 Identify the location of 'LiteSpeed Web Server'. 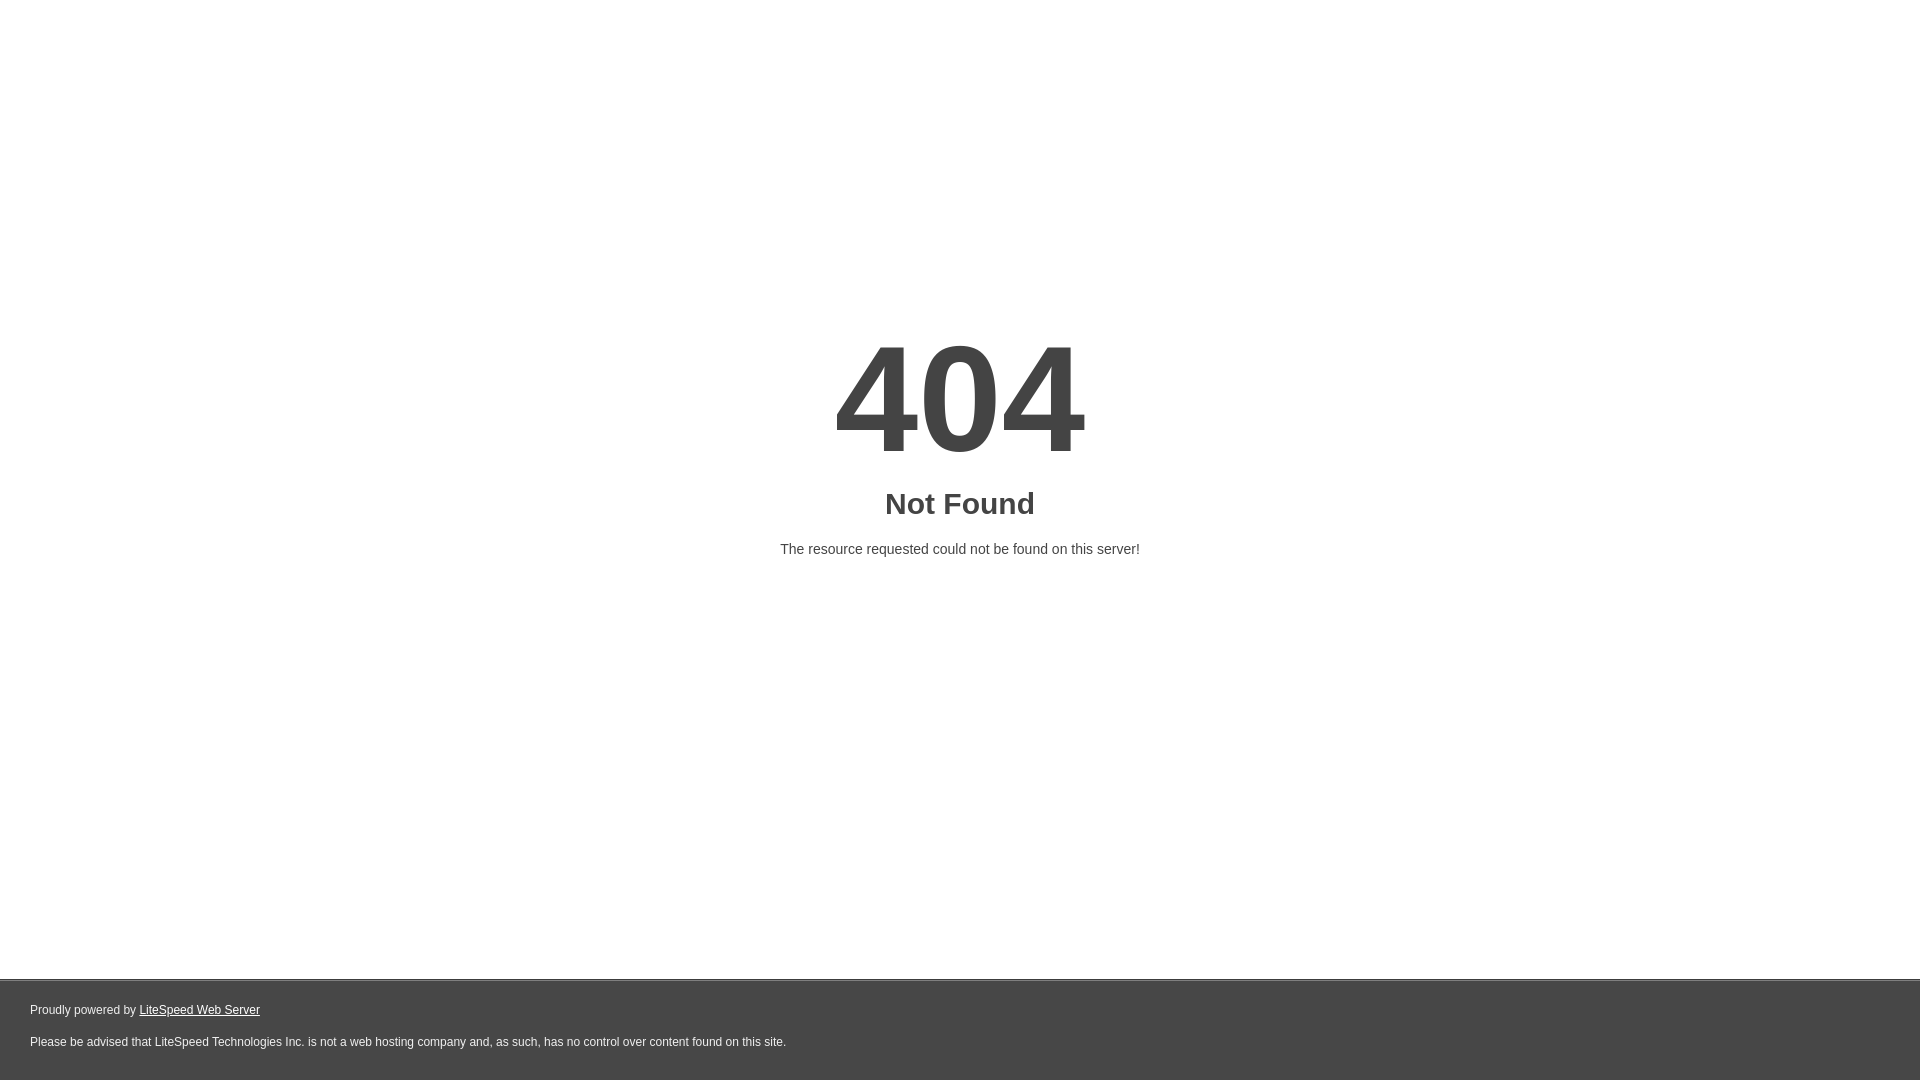
(199, 1010).